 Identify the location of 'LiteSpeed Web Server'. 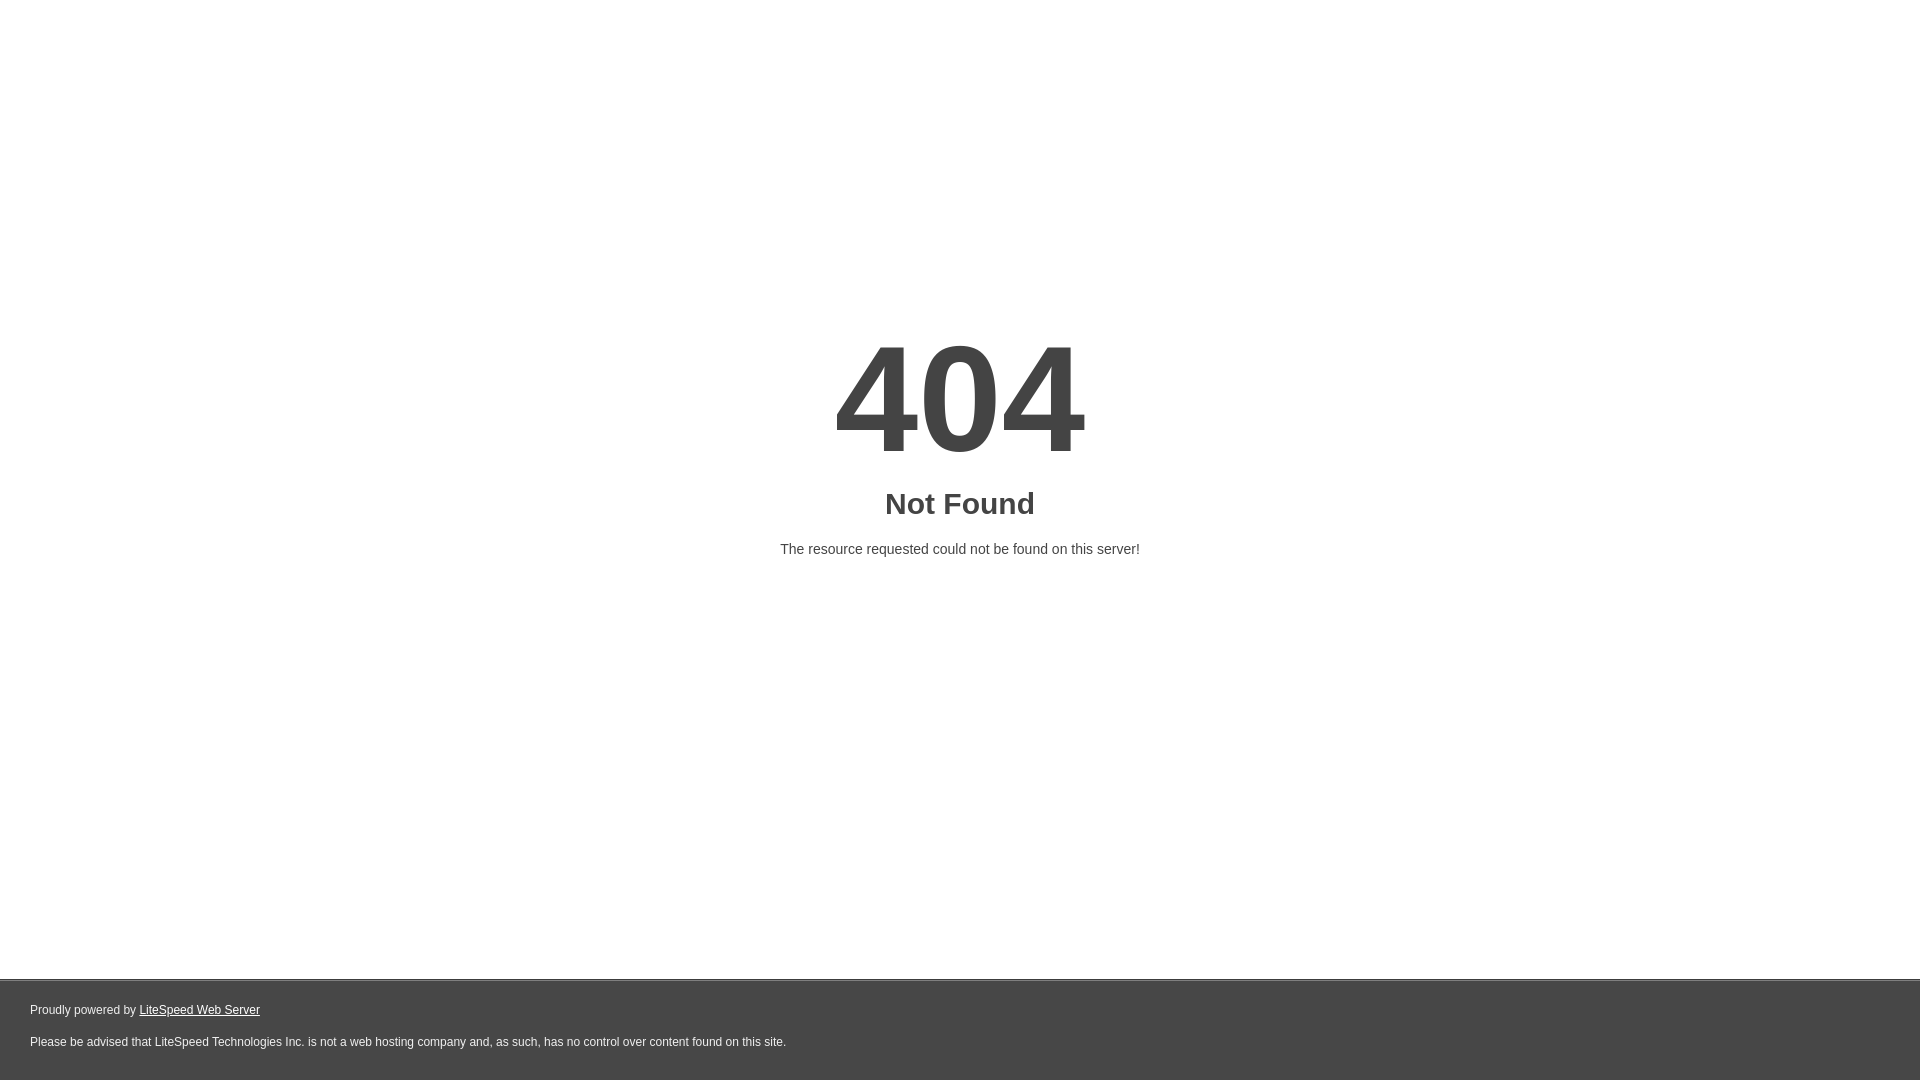
(199, 1010).